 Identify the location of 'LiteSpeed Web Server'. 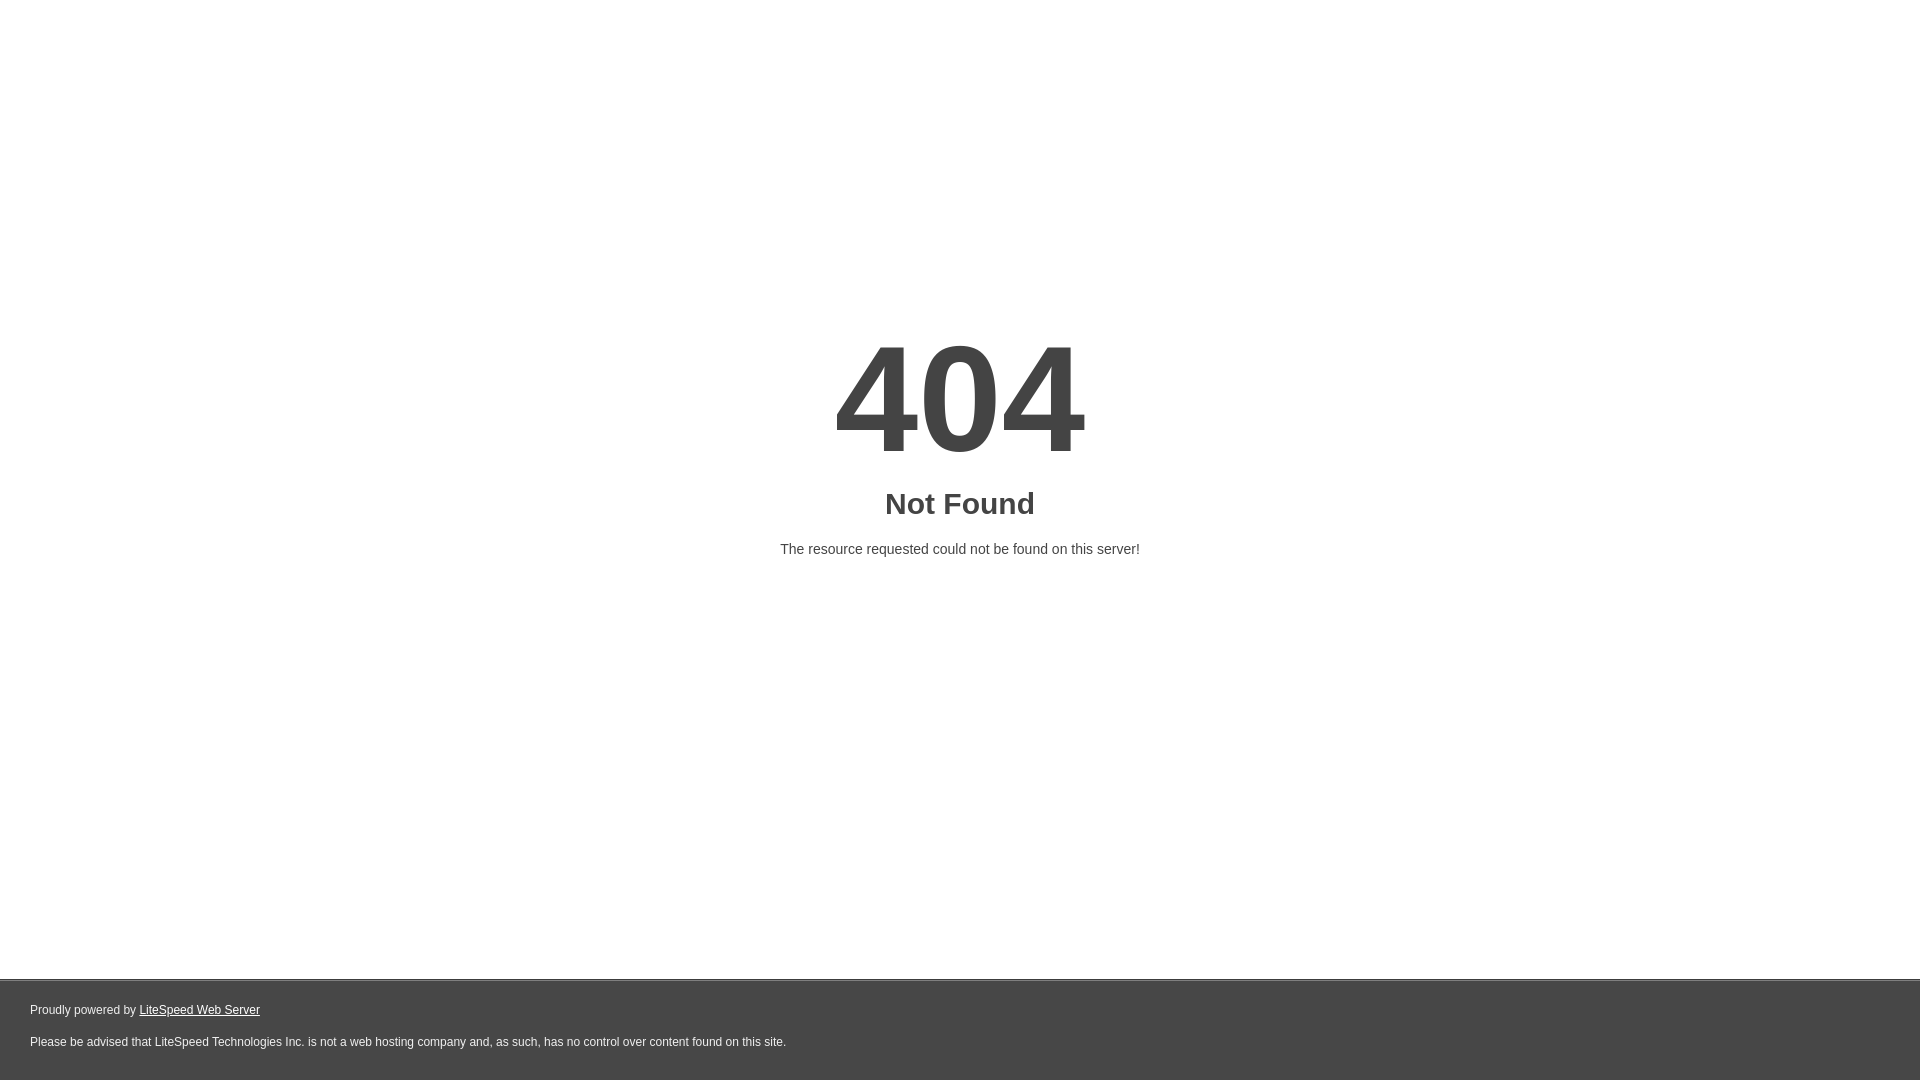
(199, 1010).